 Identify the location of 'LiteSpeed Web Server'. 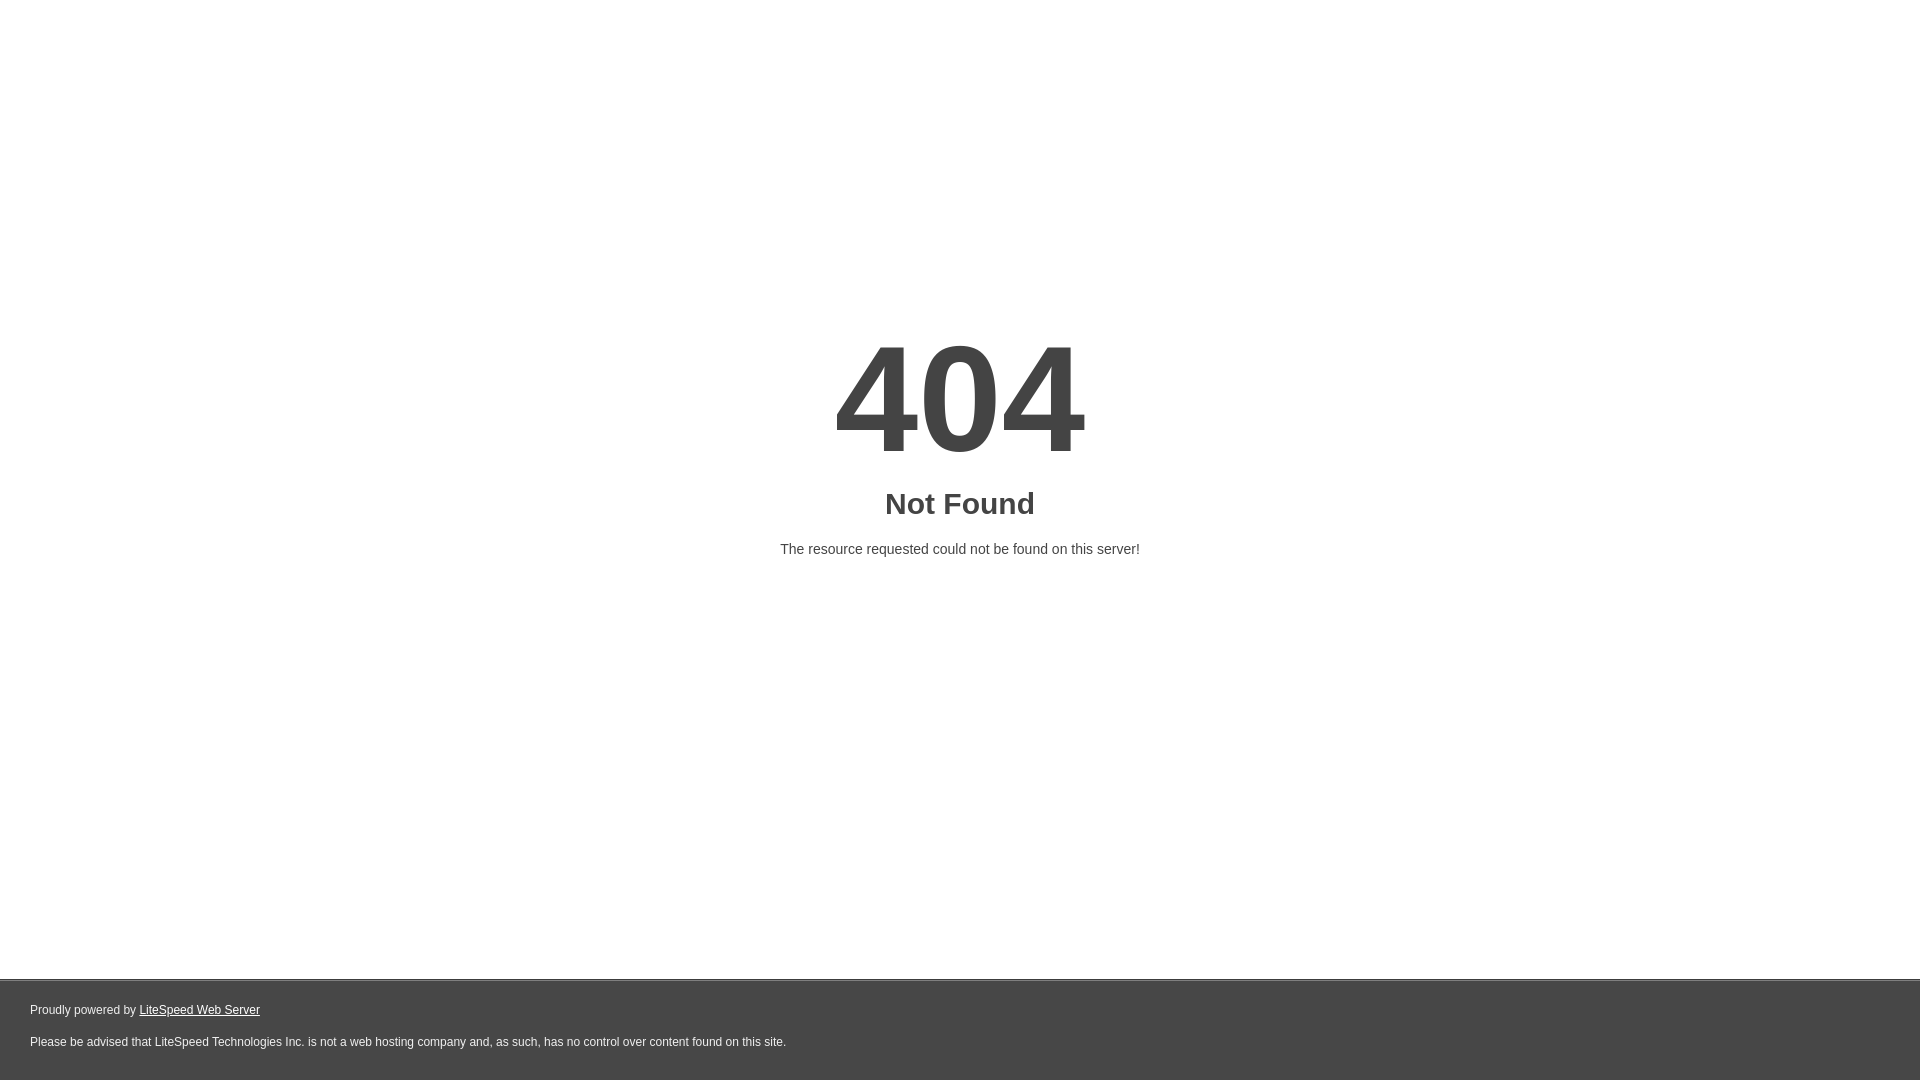
(199, 1010).